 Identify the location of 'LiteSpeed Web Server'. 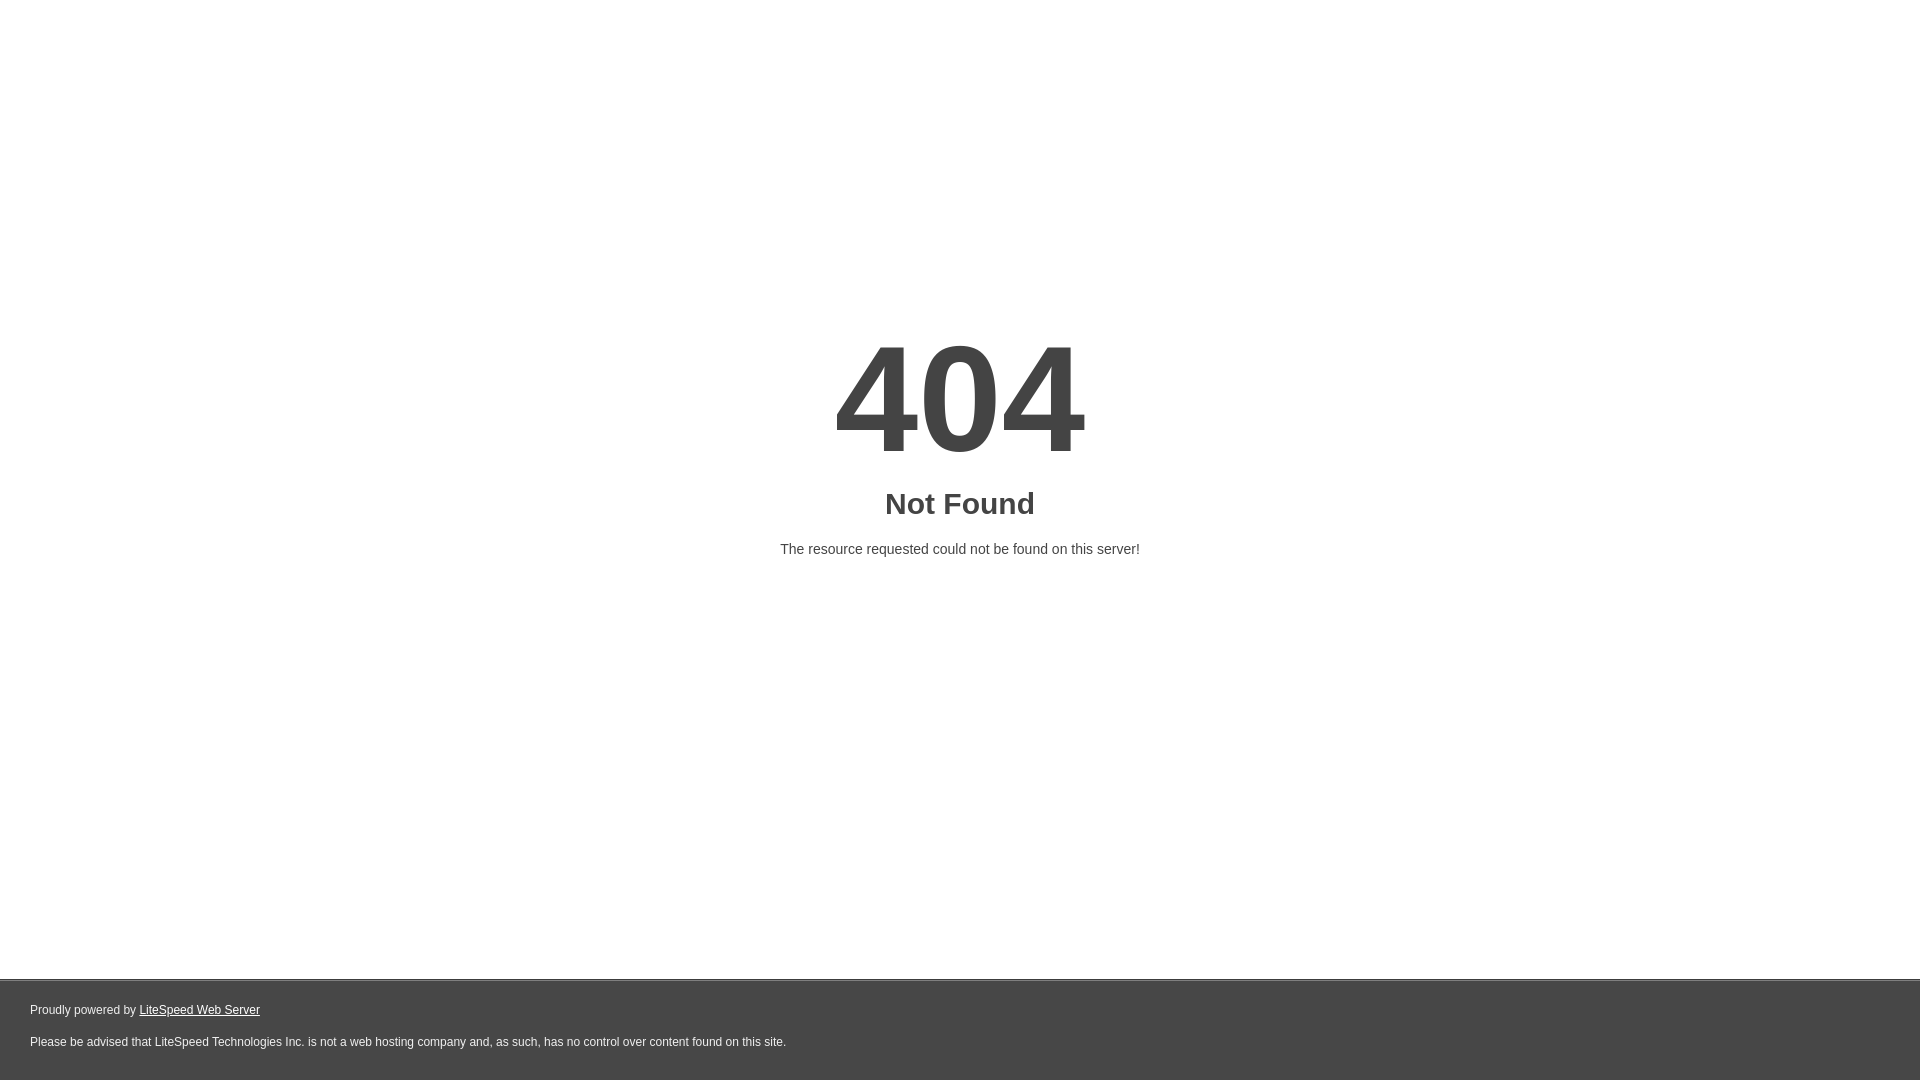
(199, 1010).